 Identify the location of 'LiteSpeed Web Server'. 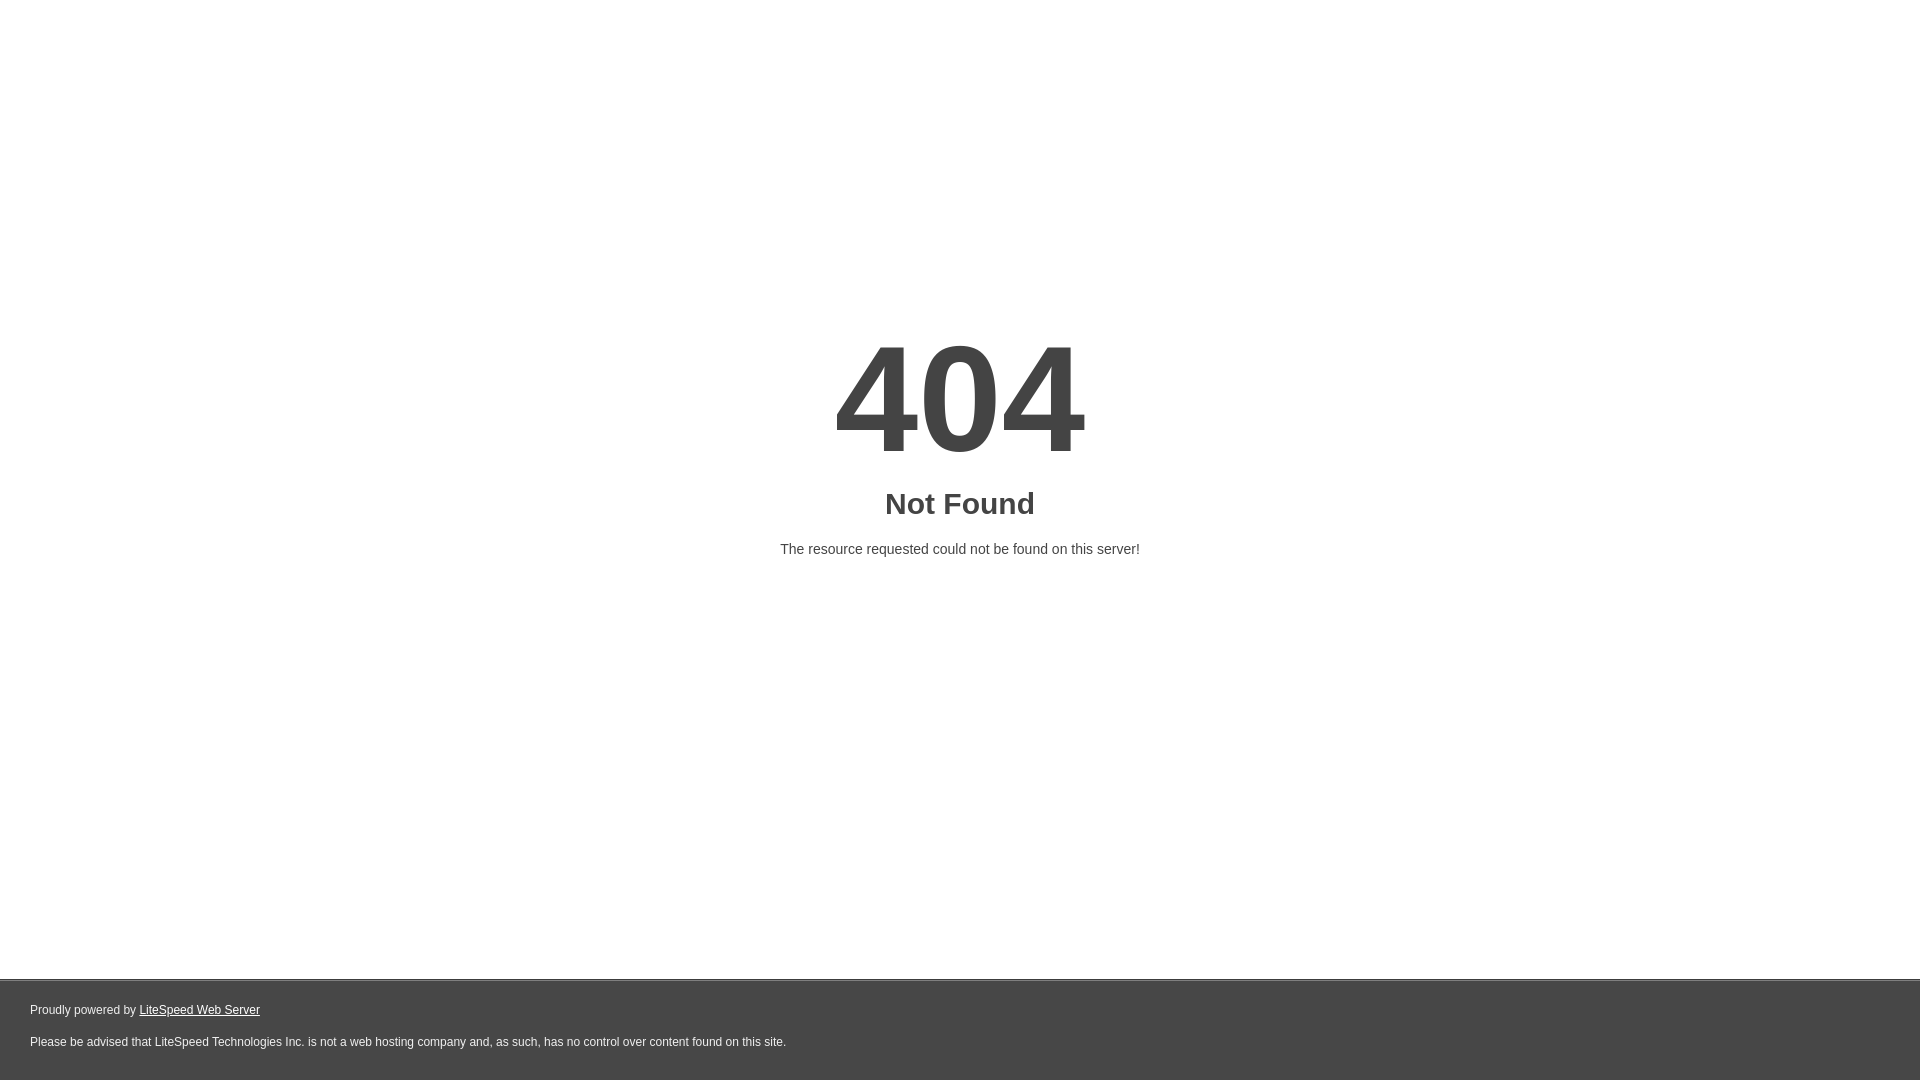
(199, 1010).